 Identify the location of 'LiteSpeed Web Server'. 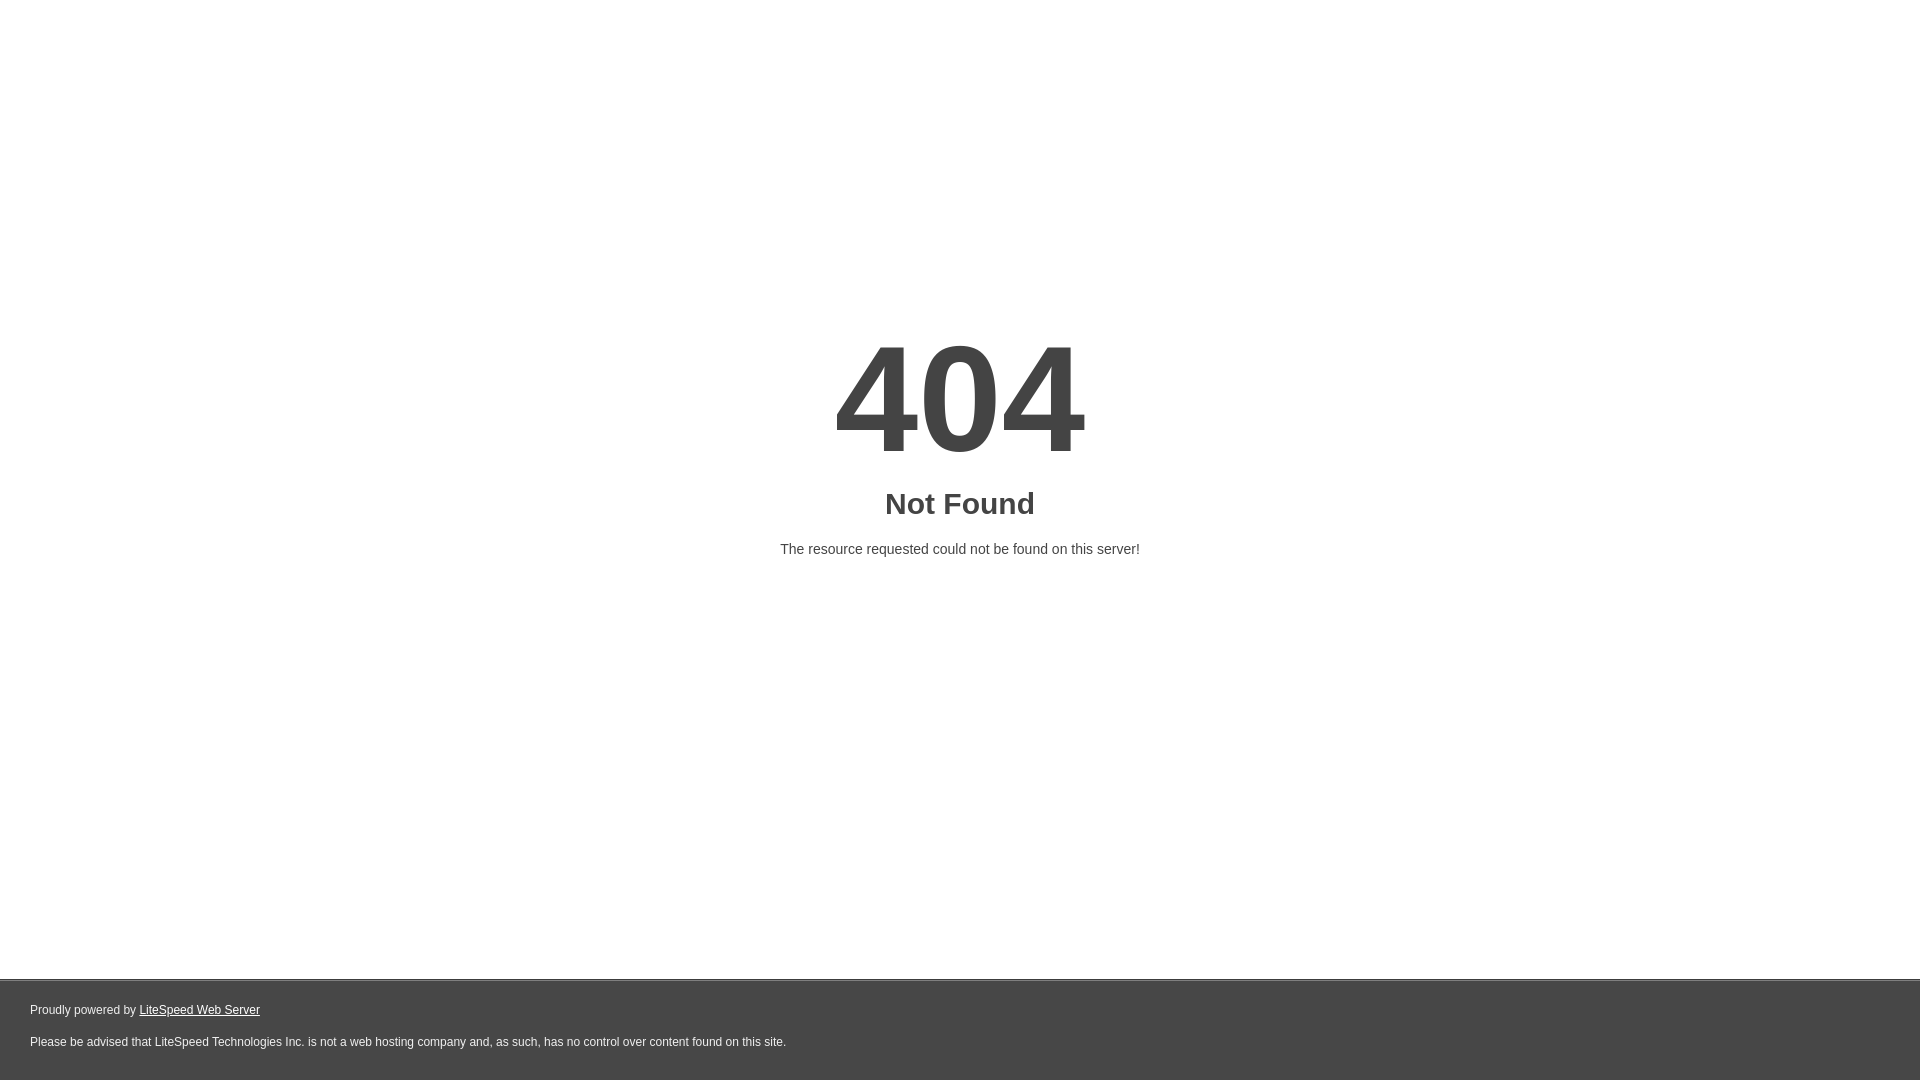
(199, 1010).